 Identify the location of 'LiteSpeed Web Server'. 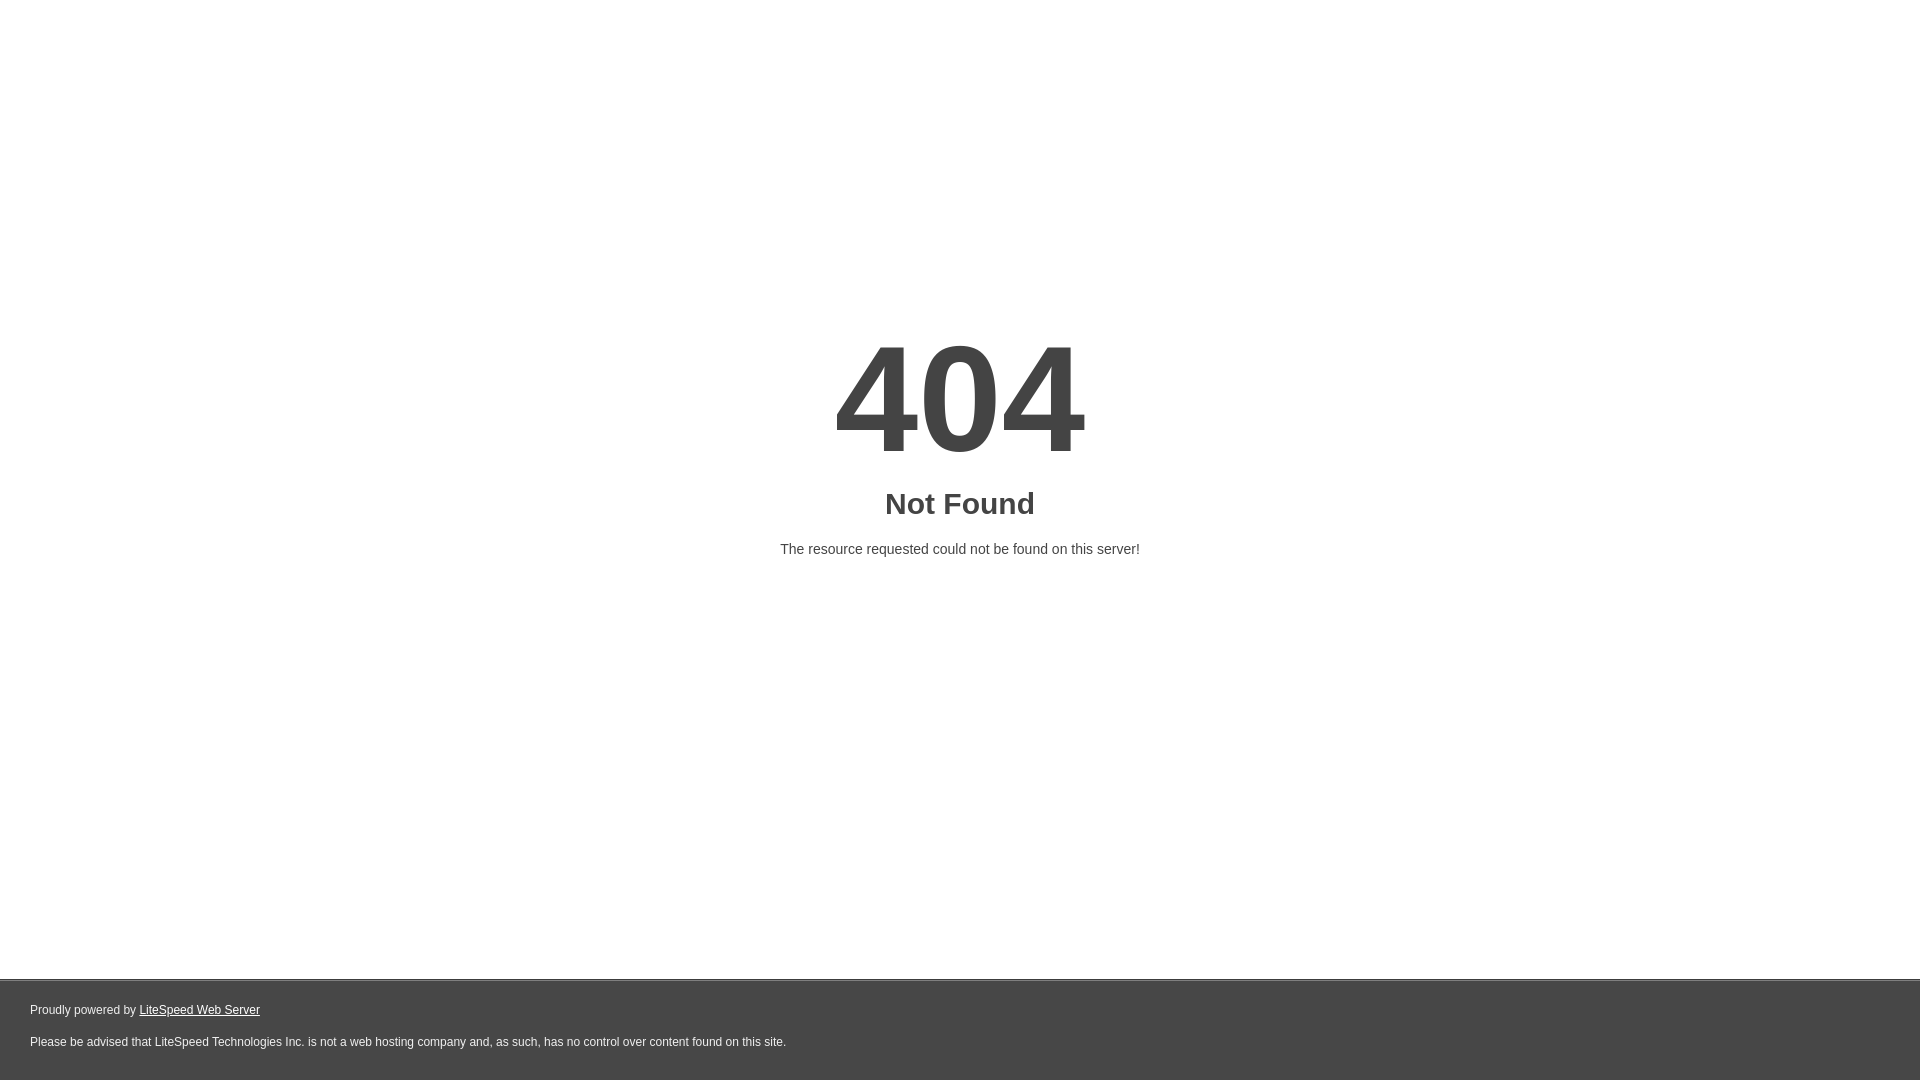
(199, 1010).